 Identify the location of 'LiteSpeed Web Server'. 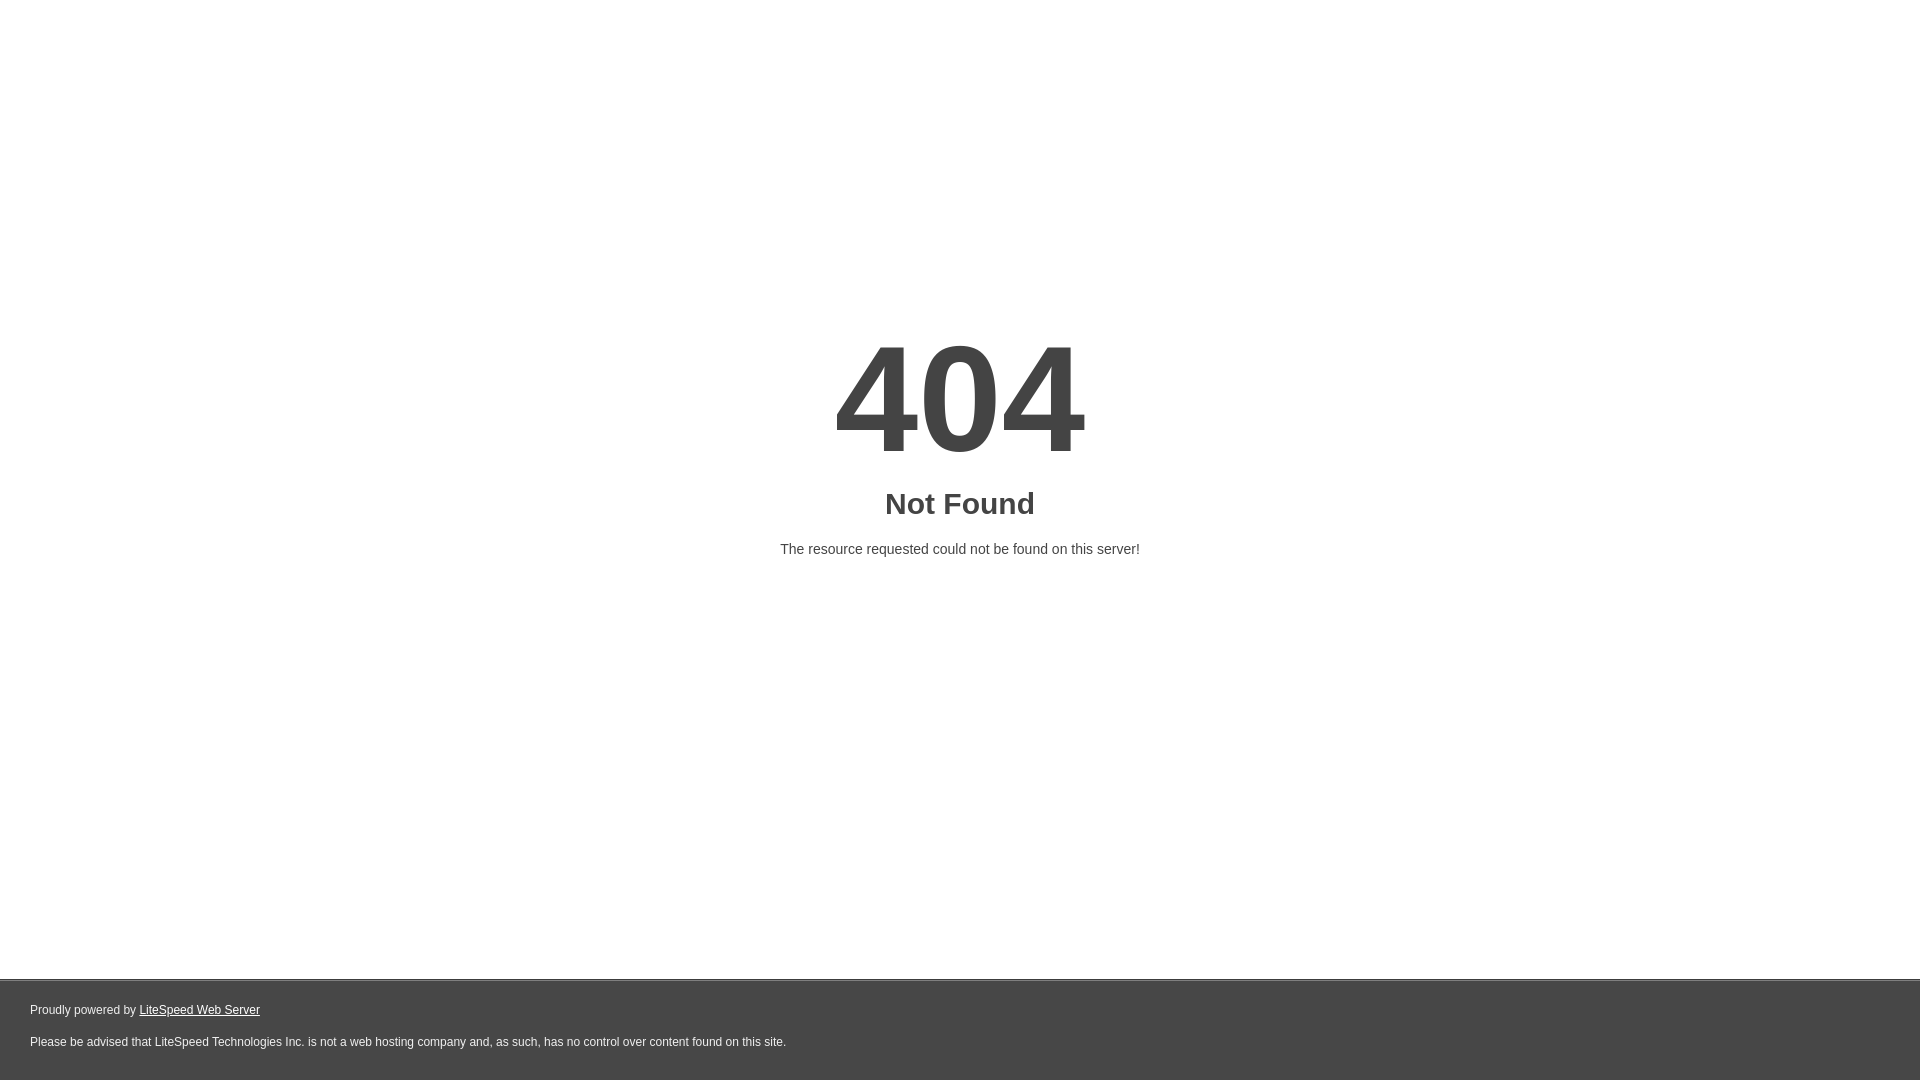
(199, 1010).